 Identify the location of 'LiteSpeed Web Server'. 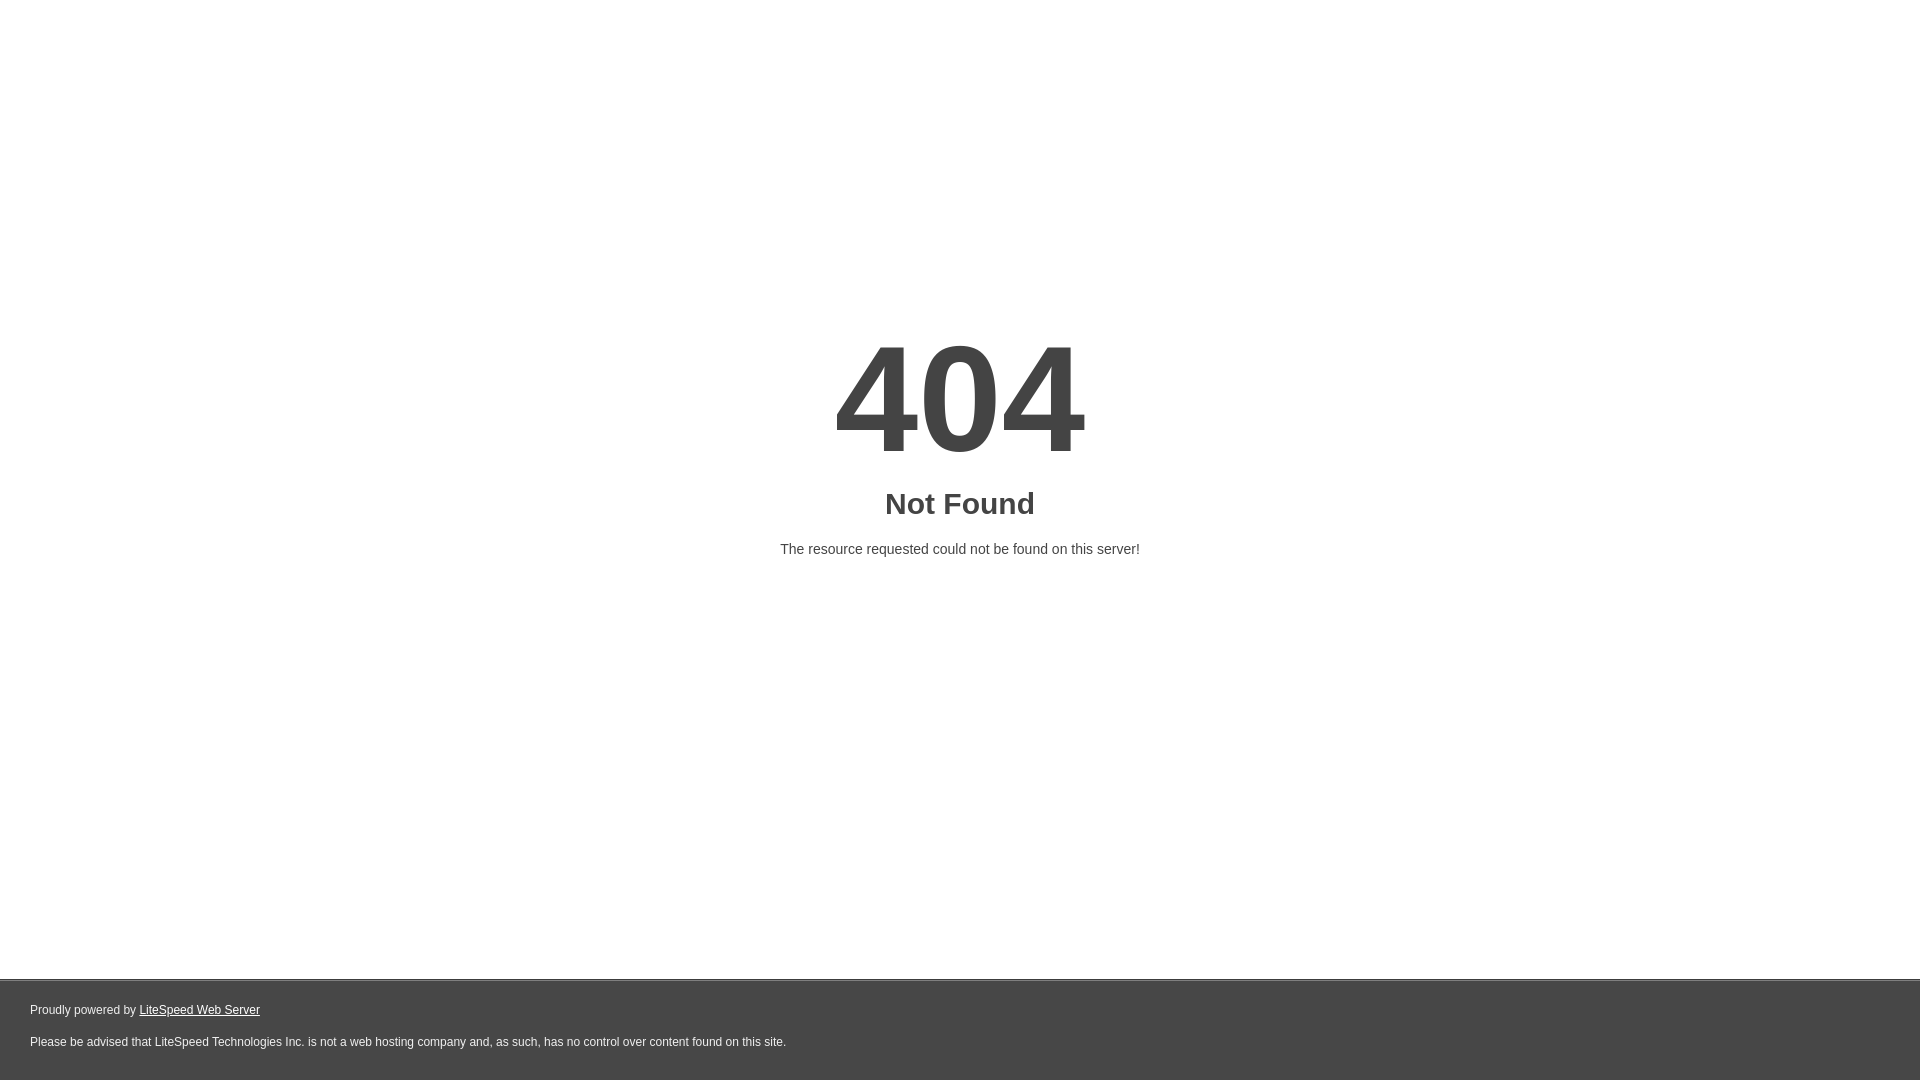
(199, 1010).